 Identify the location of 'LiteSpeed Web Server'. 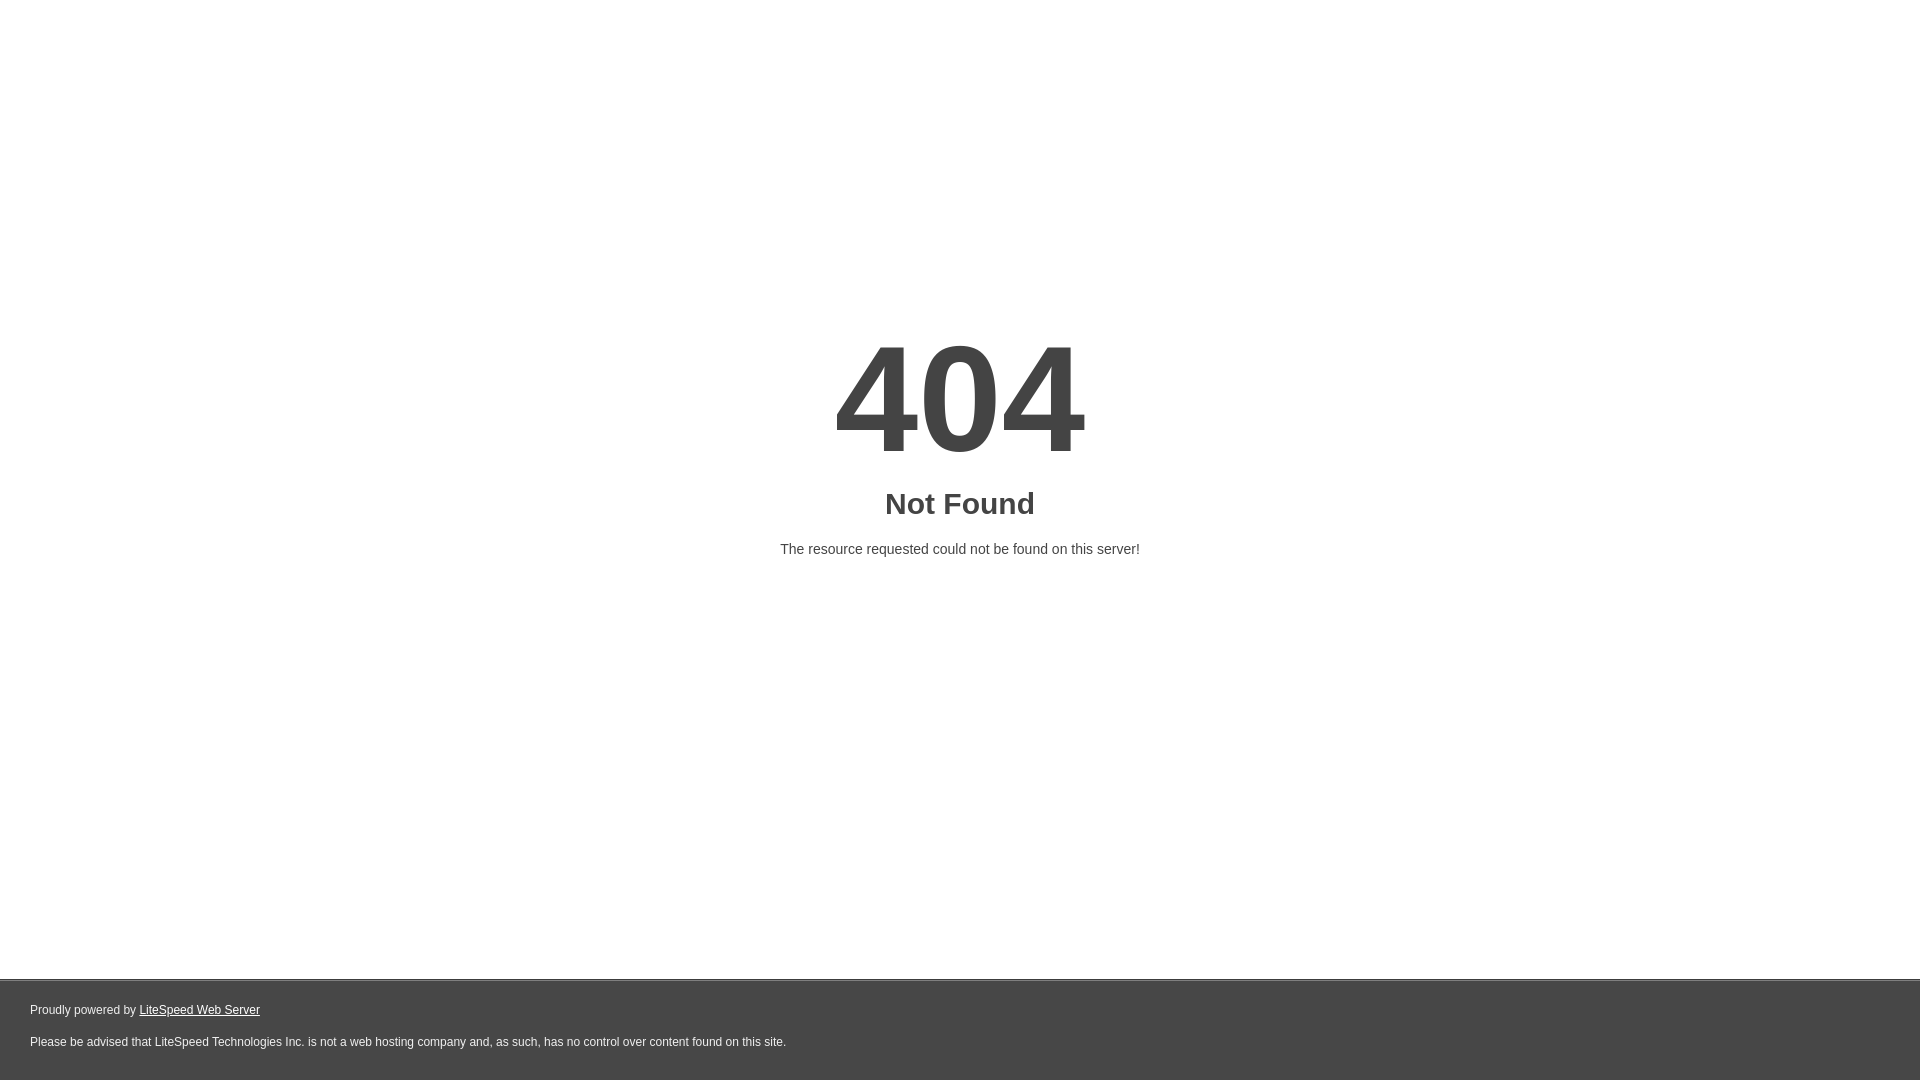
(199, 1010).